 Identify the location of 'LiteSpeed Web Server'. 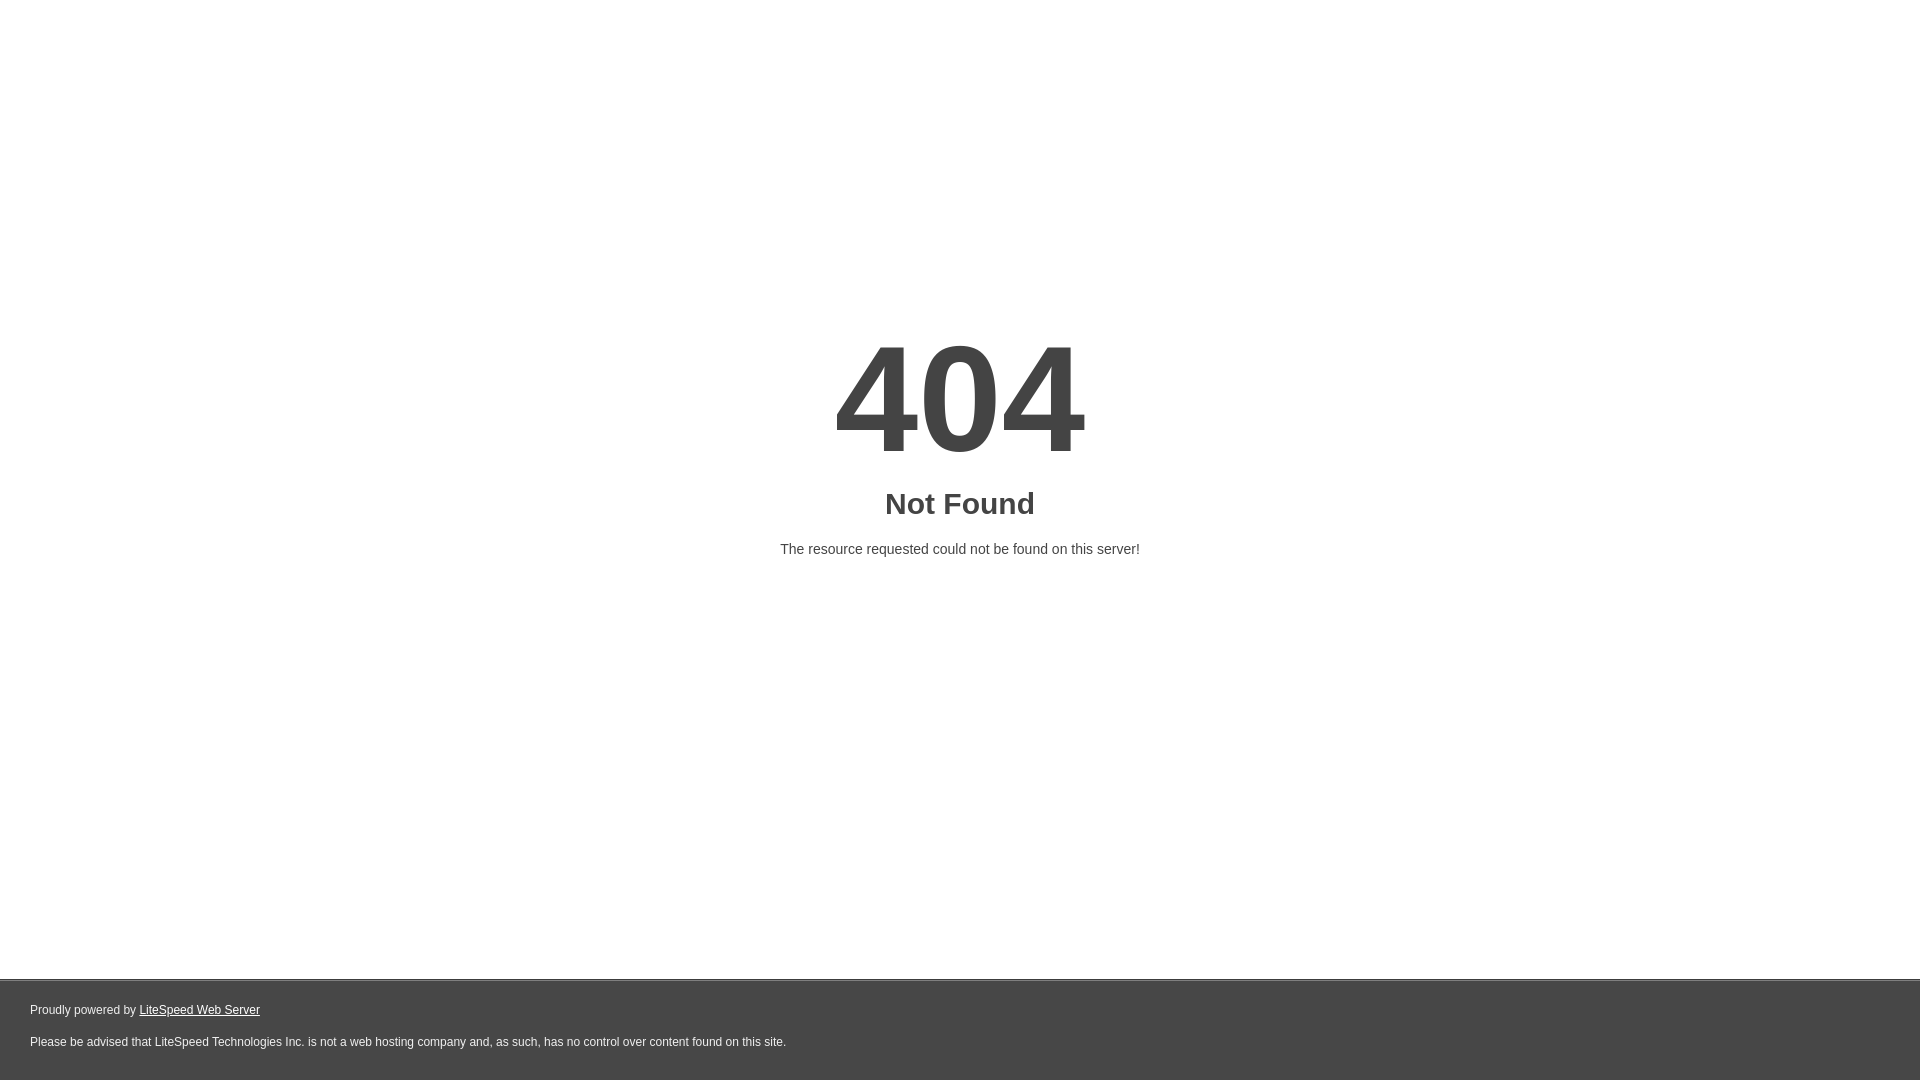
(199, 1010).